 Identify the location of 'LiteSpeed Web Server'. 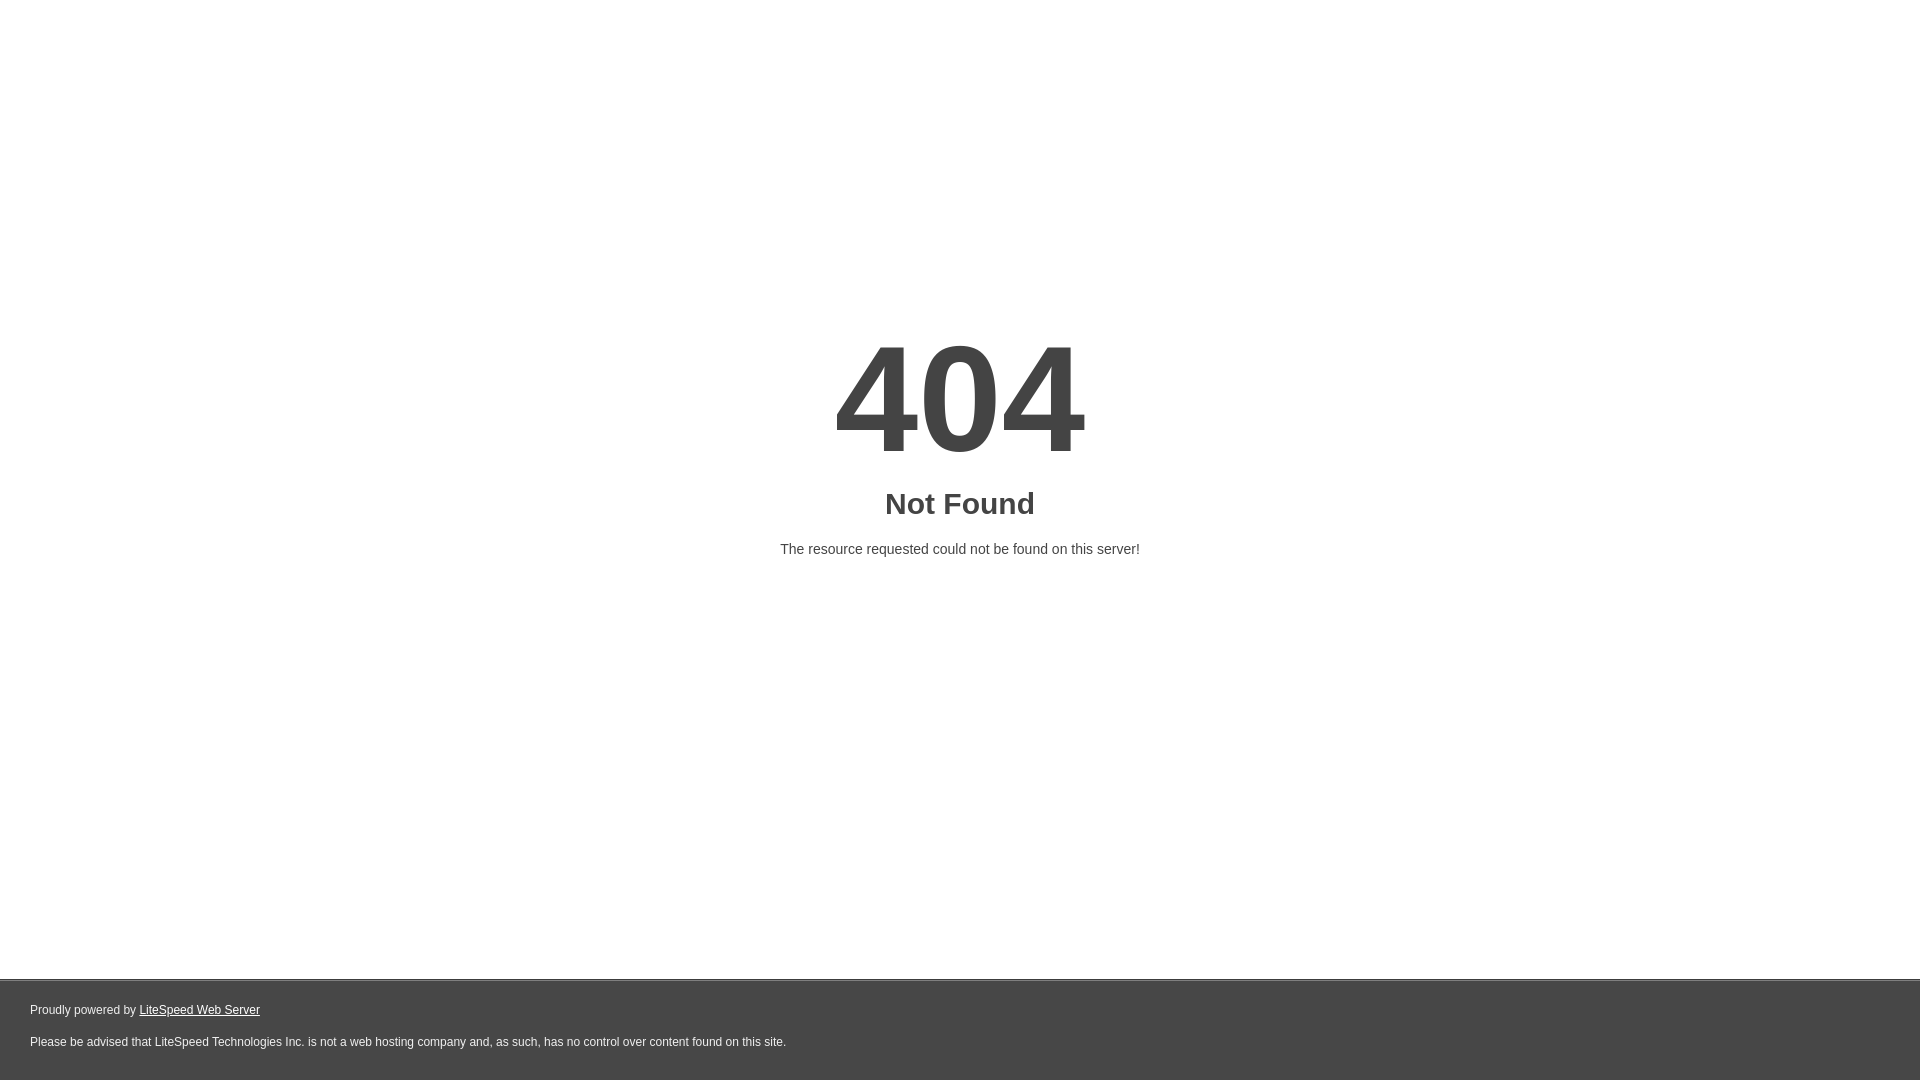
(199, 1010).